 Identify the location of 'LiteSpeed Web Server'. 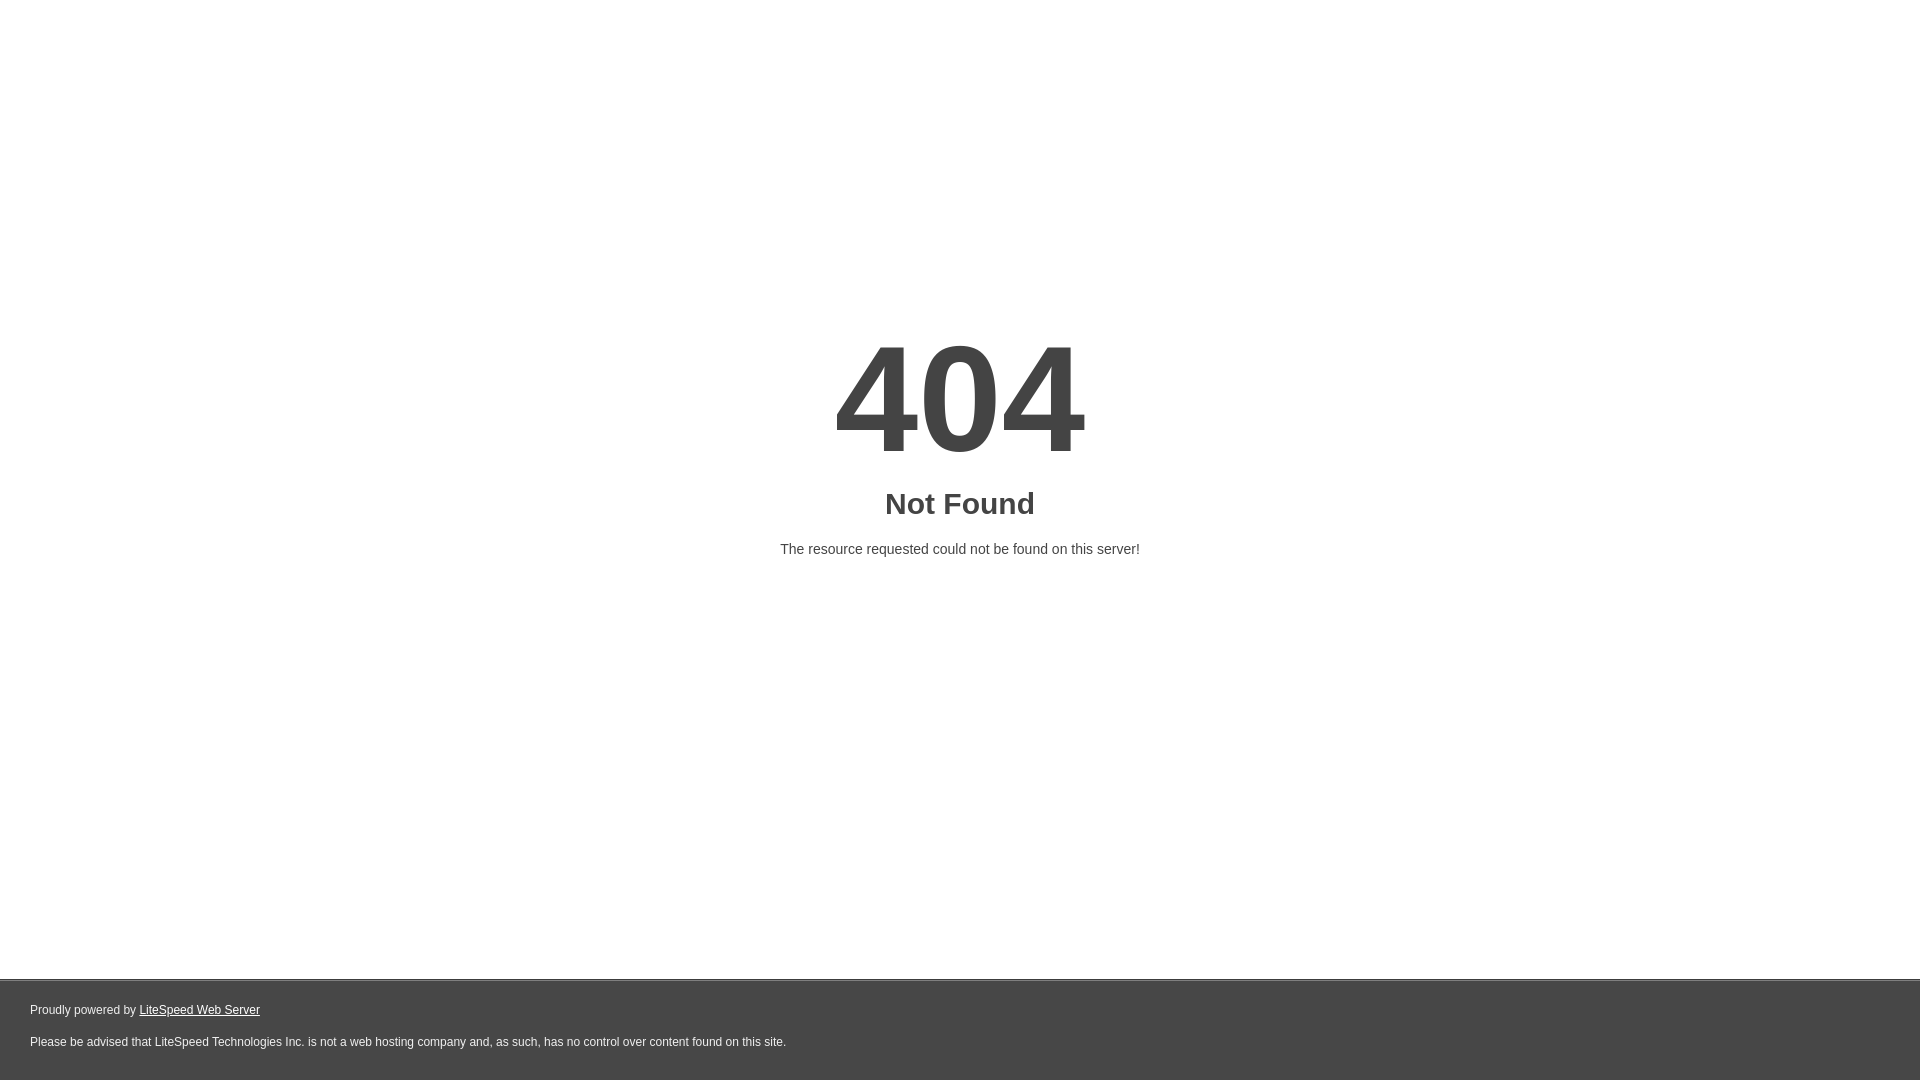
(199, 1010).